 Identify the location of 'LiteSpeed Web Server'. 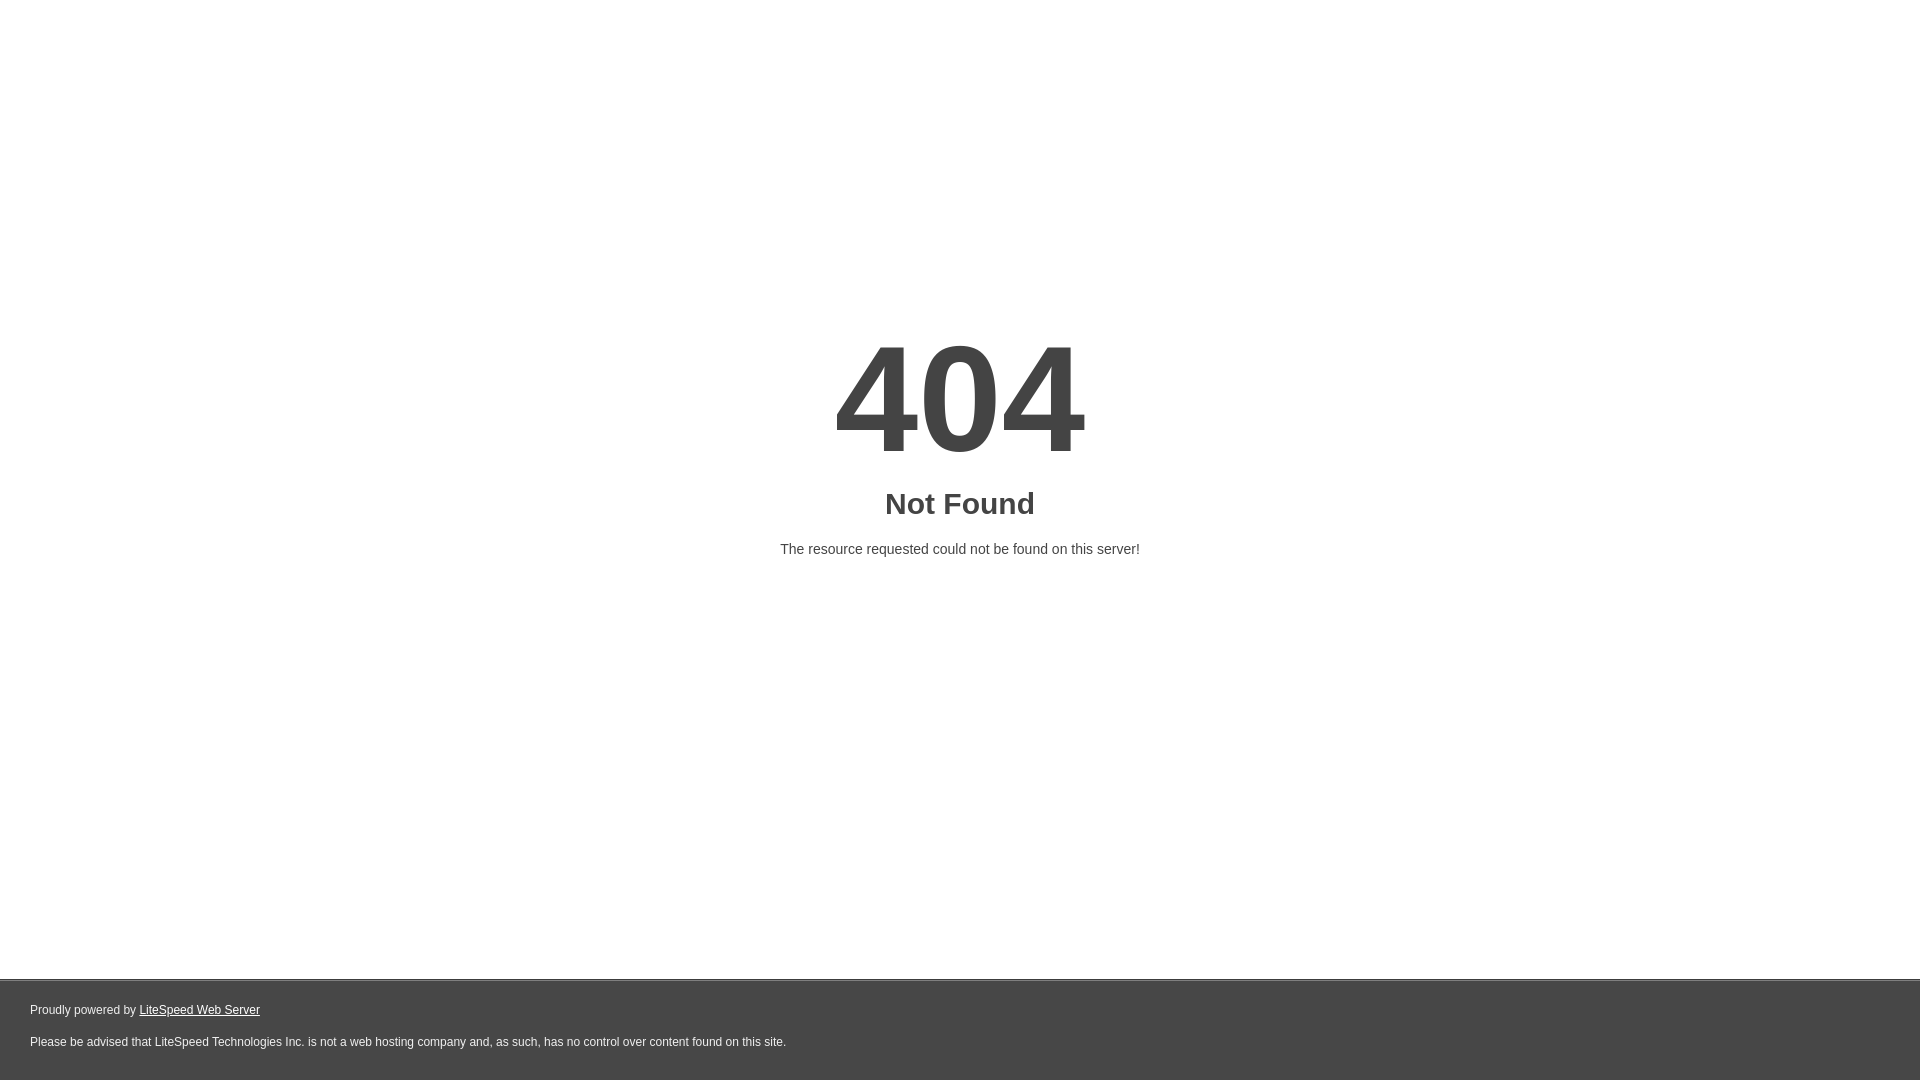
(199, 1010).